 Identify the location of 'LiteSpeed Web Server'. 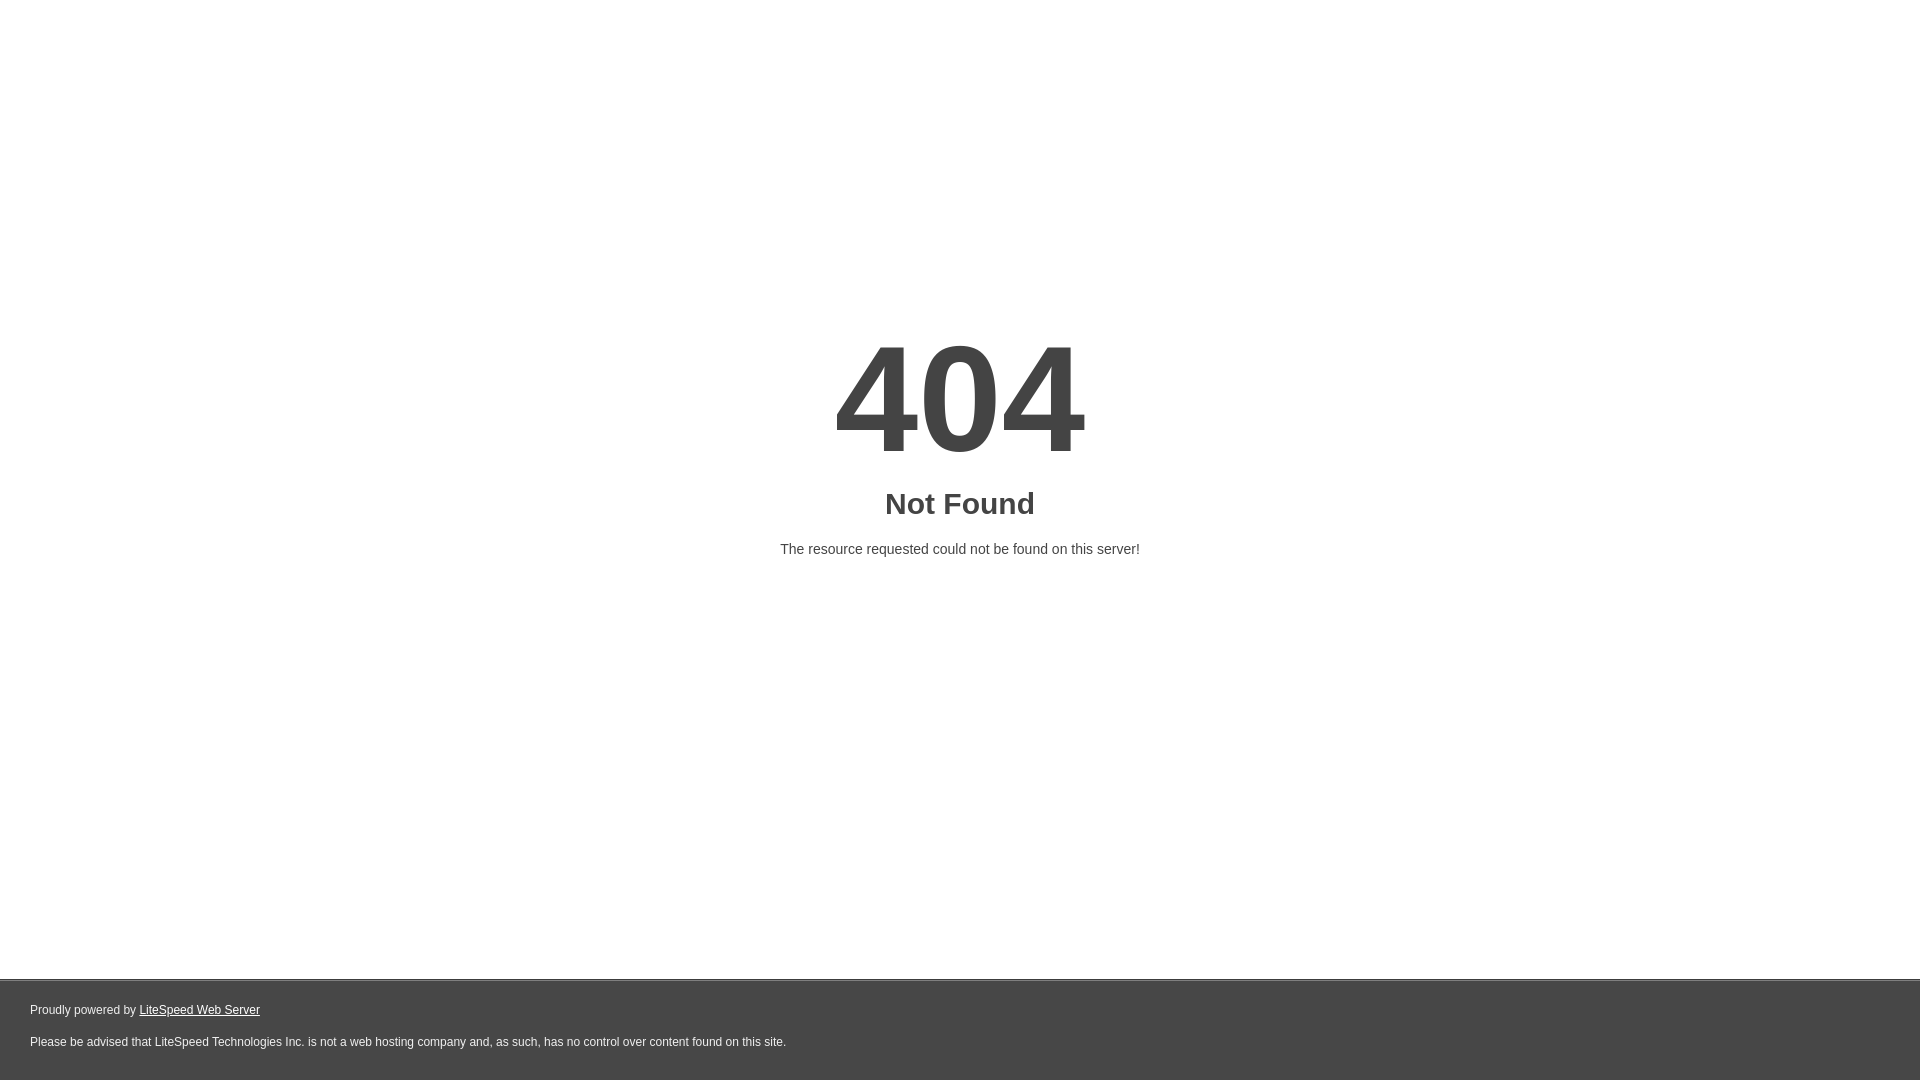
(199, 1010).